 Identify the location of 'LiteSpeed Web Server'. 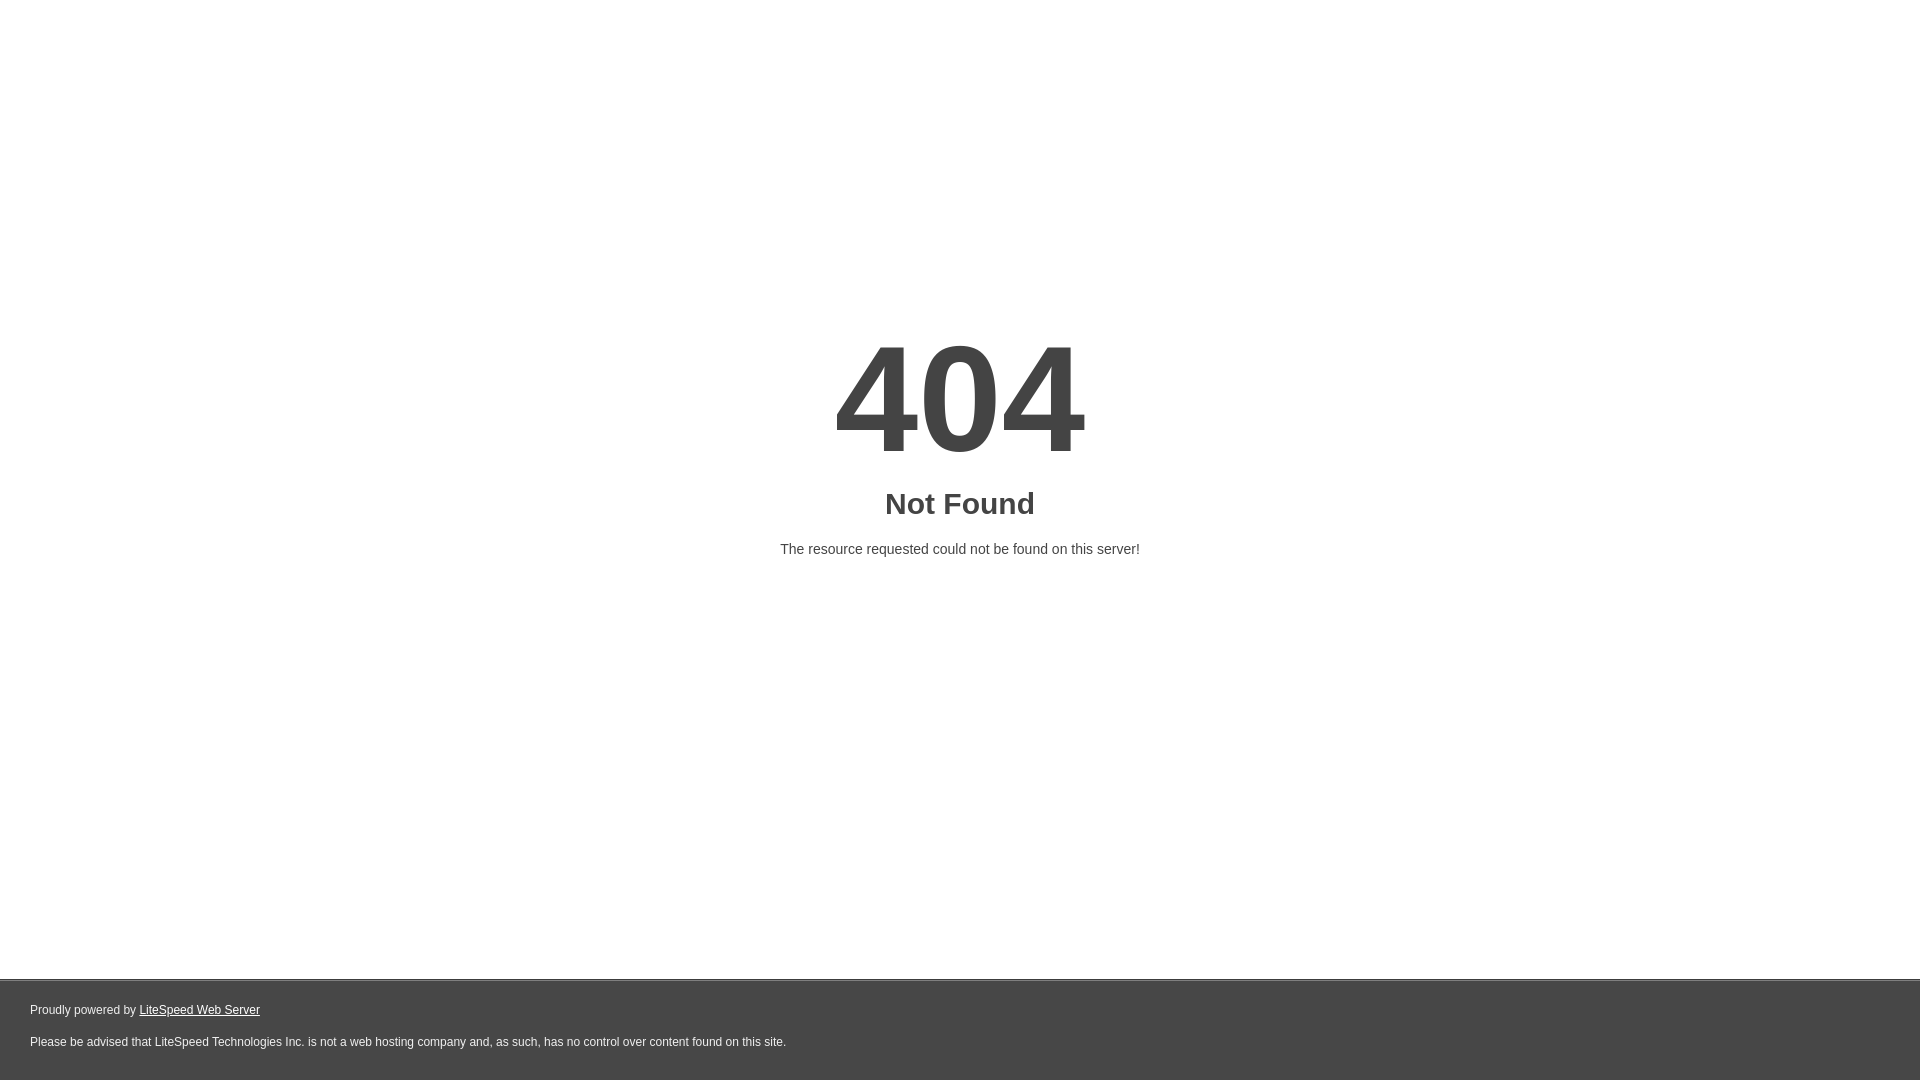
(199, 1010).